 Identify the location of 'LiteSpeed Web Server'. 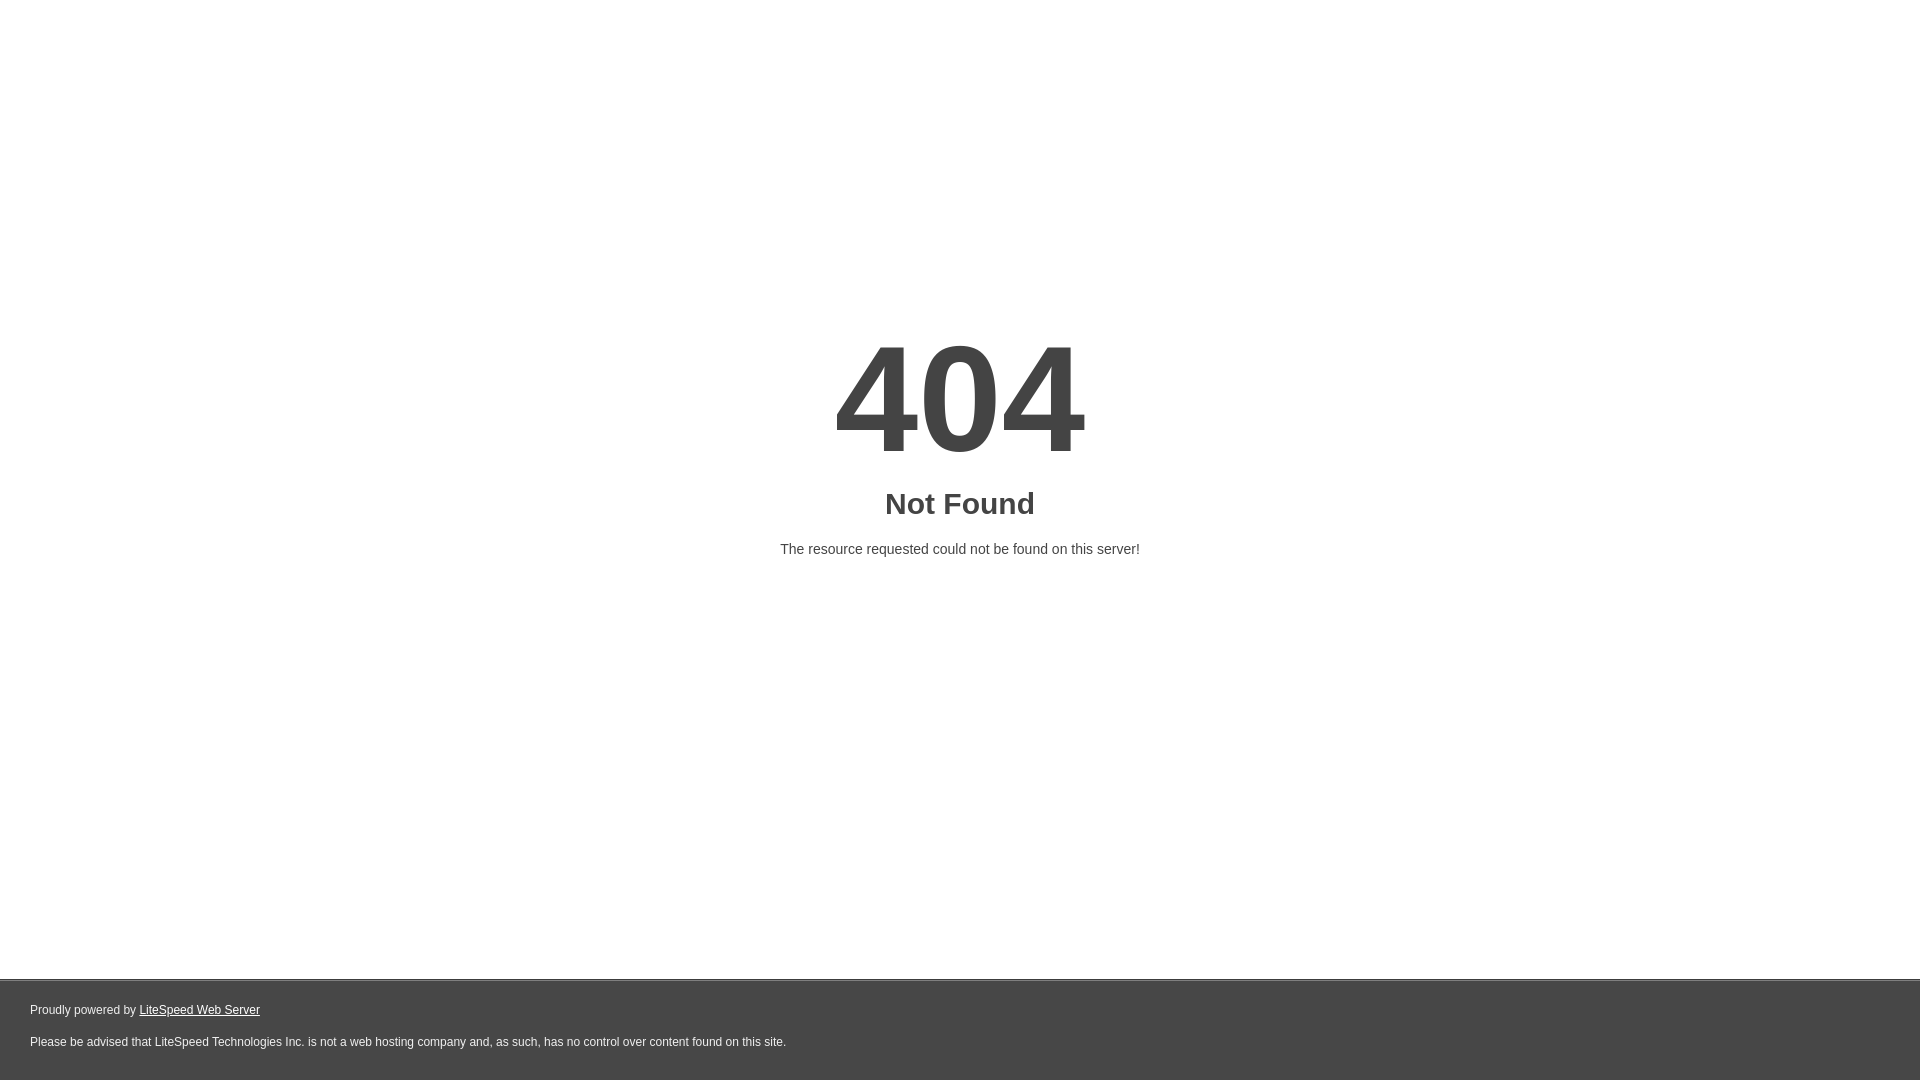
(199, 1010).